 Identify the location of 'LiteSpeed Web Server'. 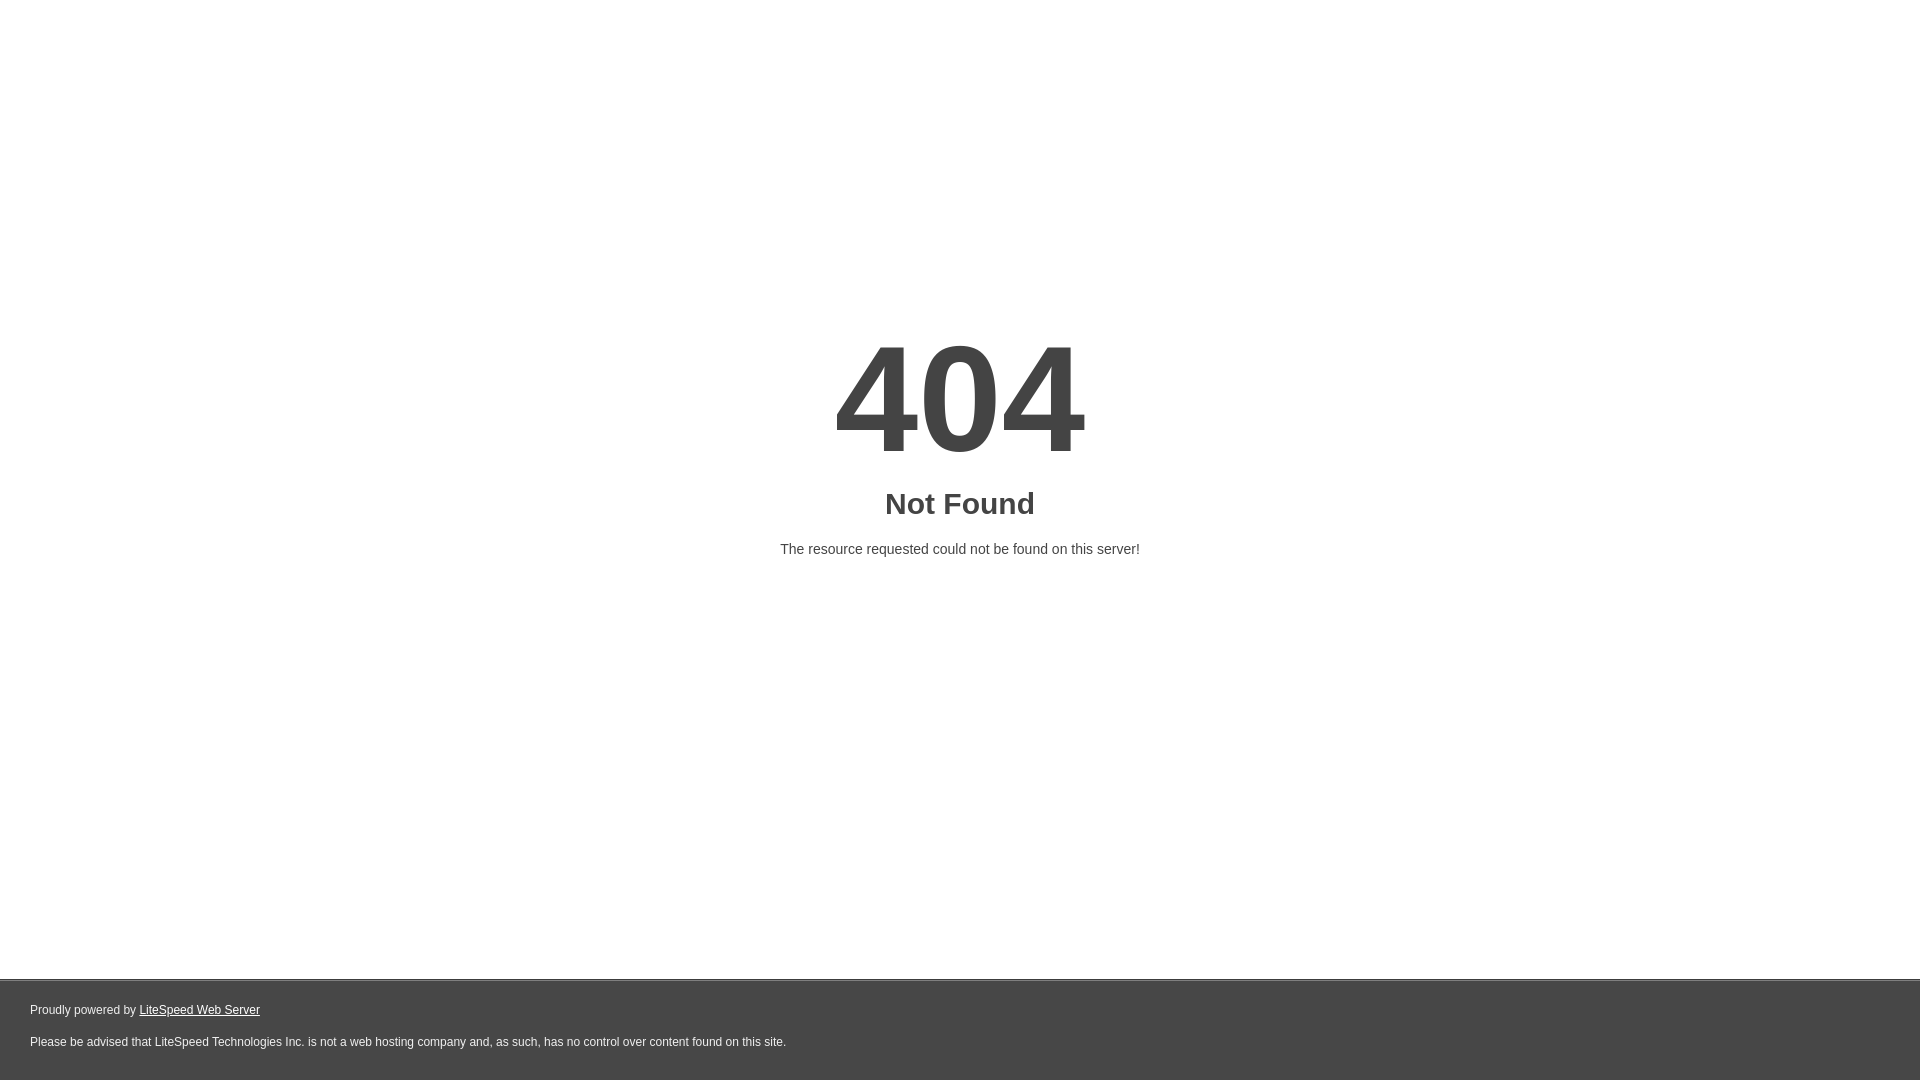
(199, 1010).